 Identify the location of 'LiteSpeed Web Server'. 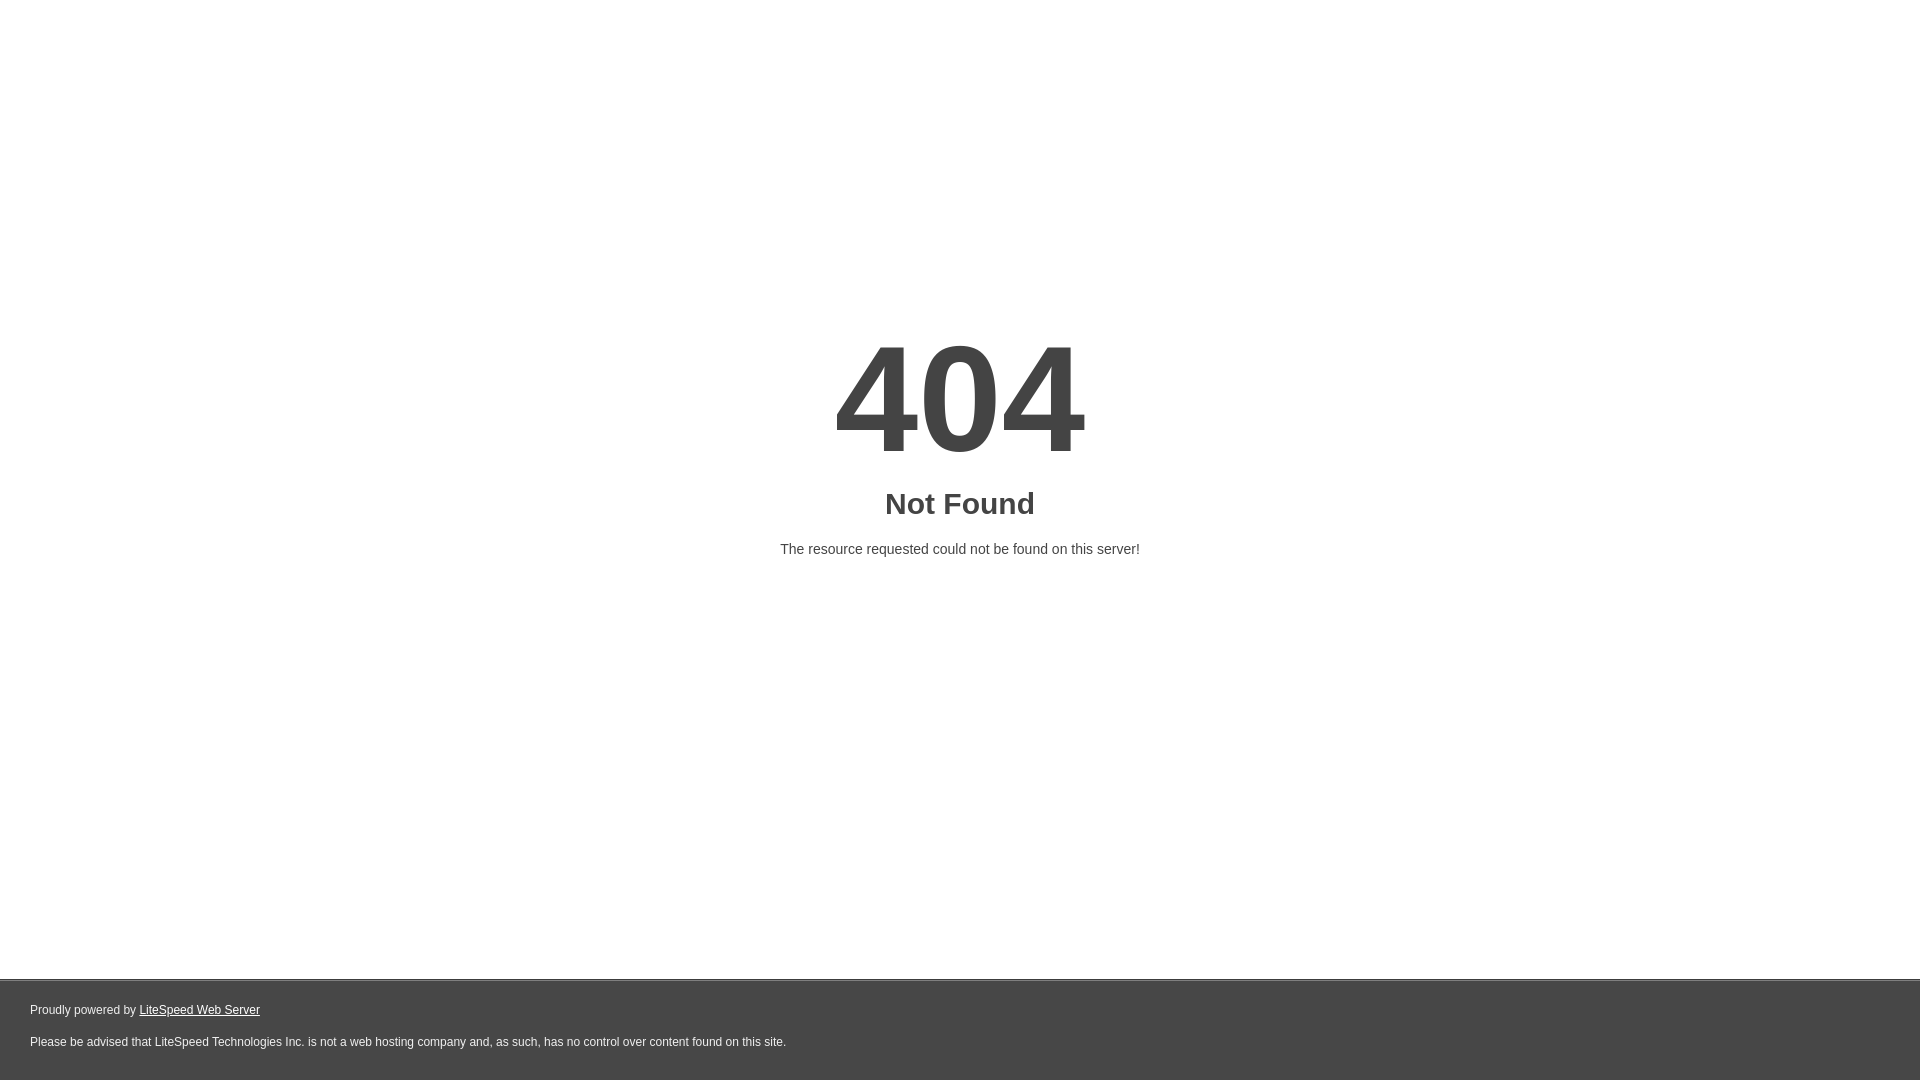
(199, 1010).